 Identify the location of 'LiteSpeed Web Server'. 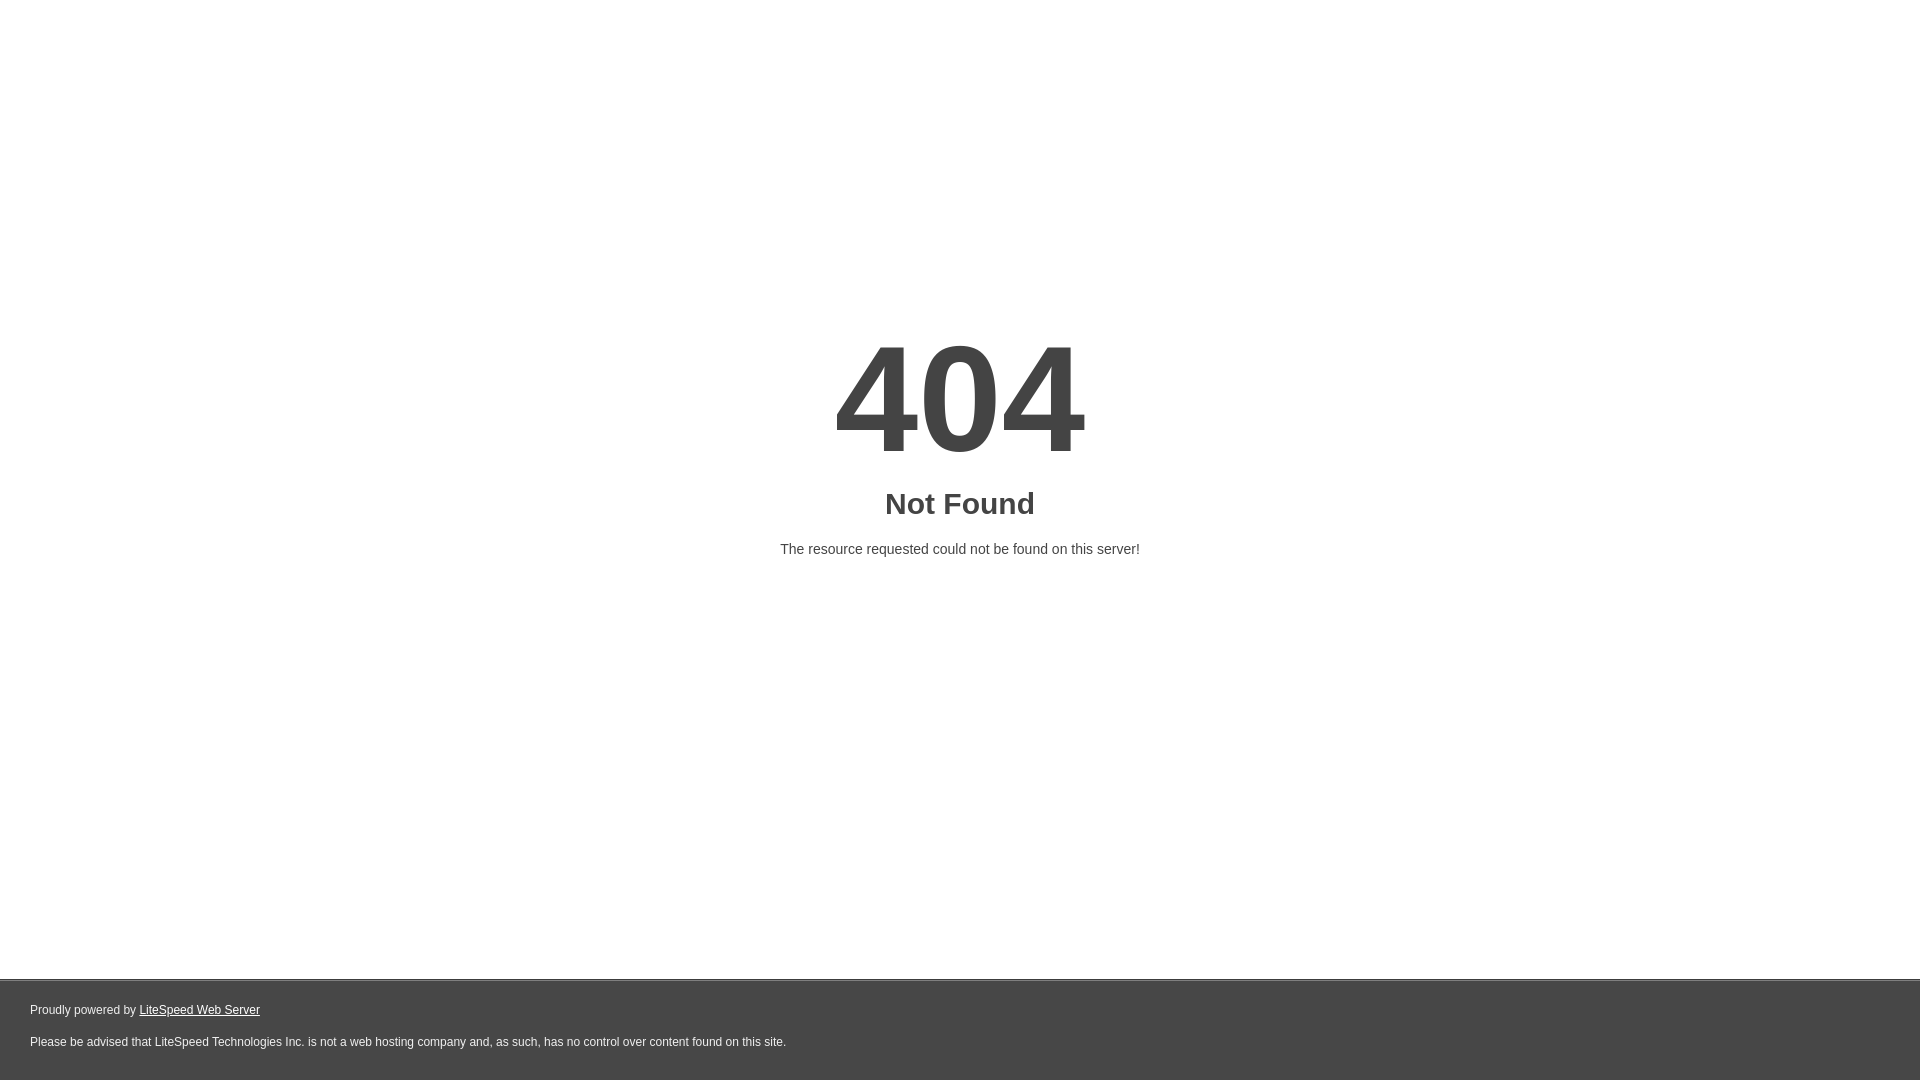
(199, 1010).